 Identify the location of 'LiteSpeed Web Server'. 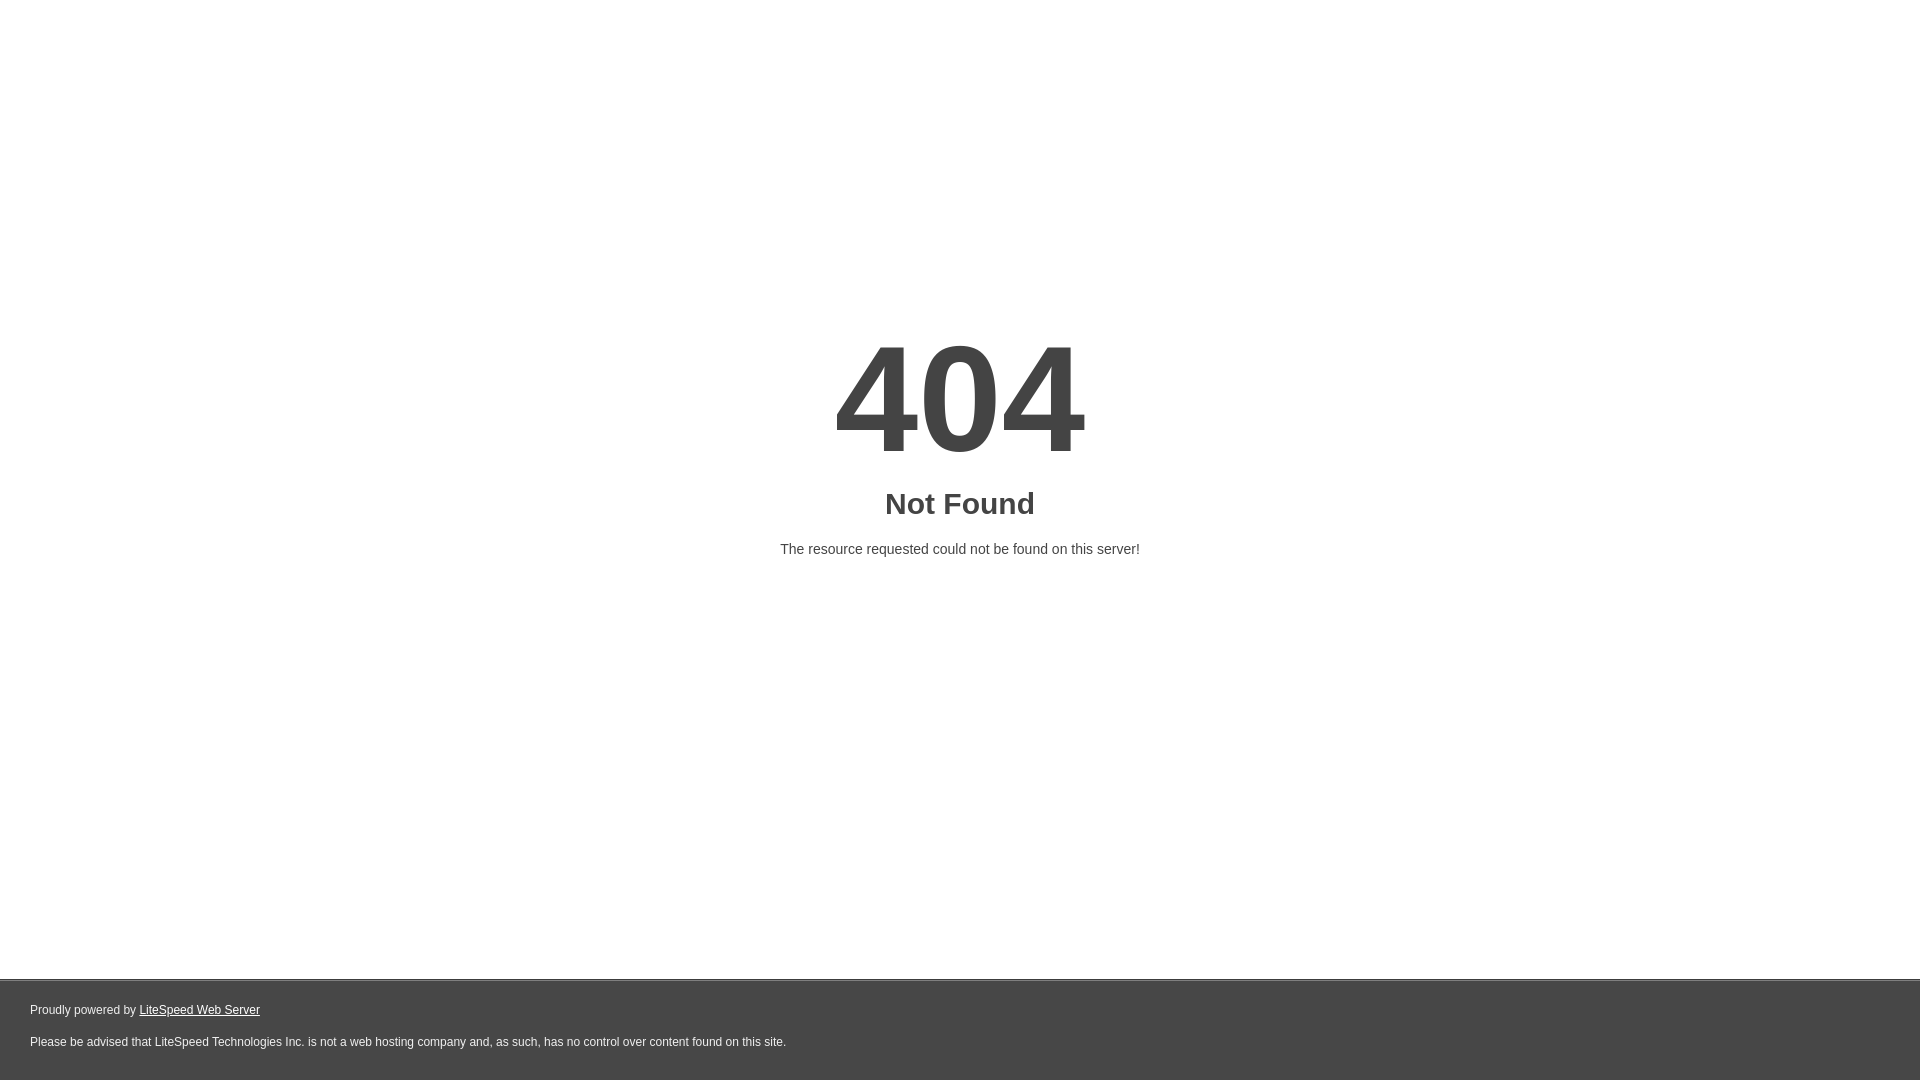
(199, 1010).